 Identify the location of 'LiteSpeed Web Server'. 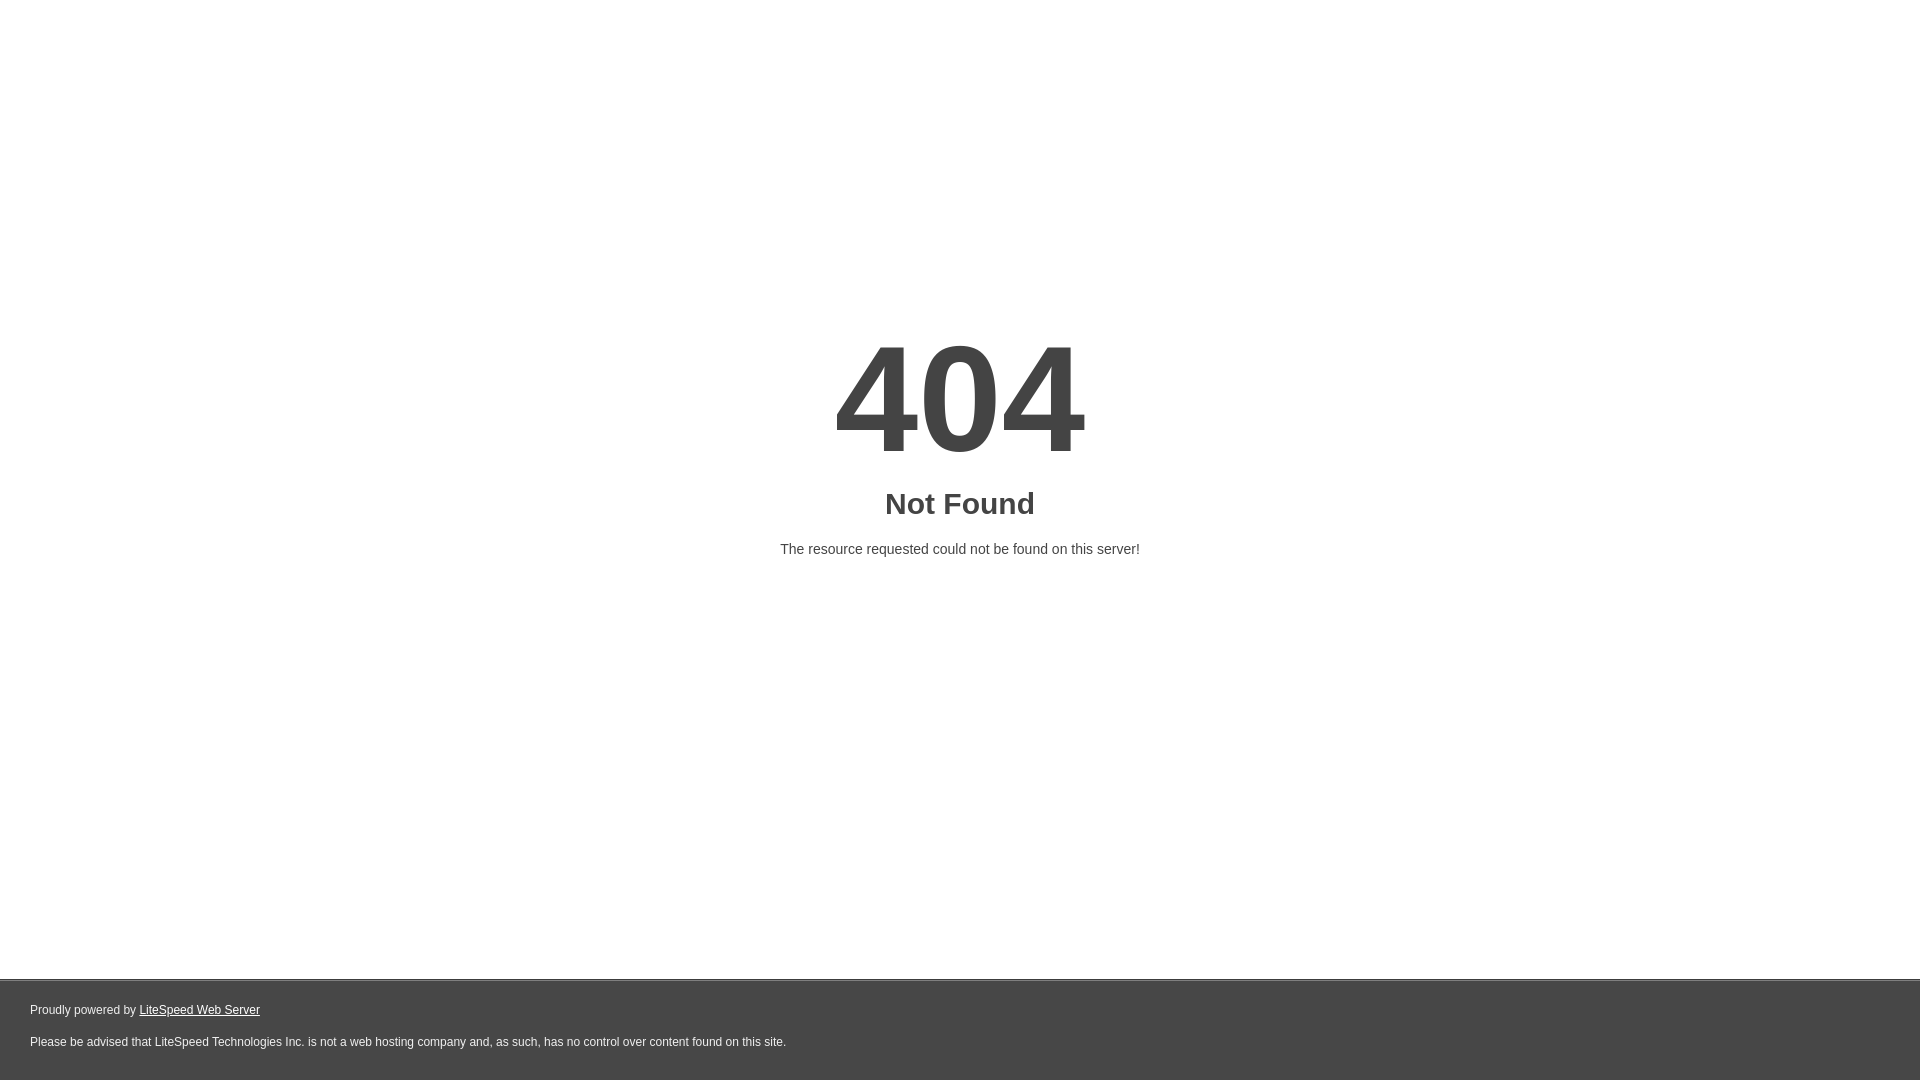
(199, 1010).